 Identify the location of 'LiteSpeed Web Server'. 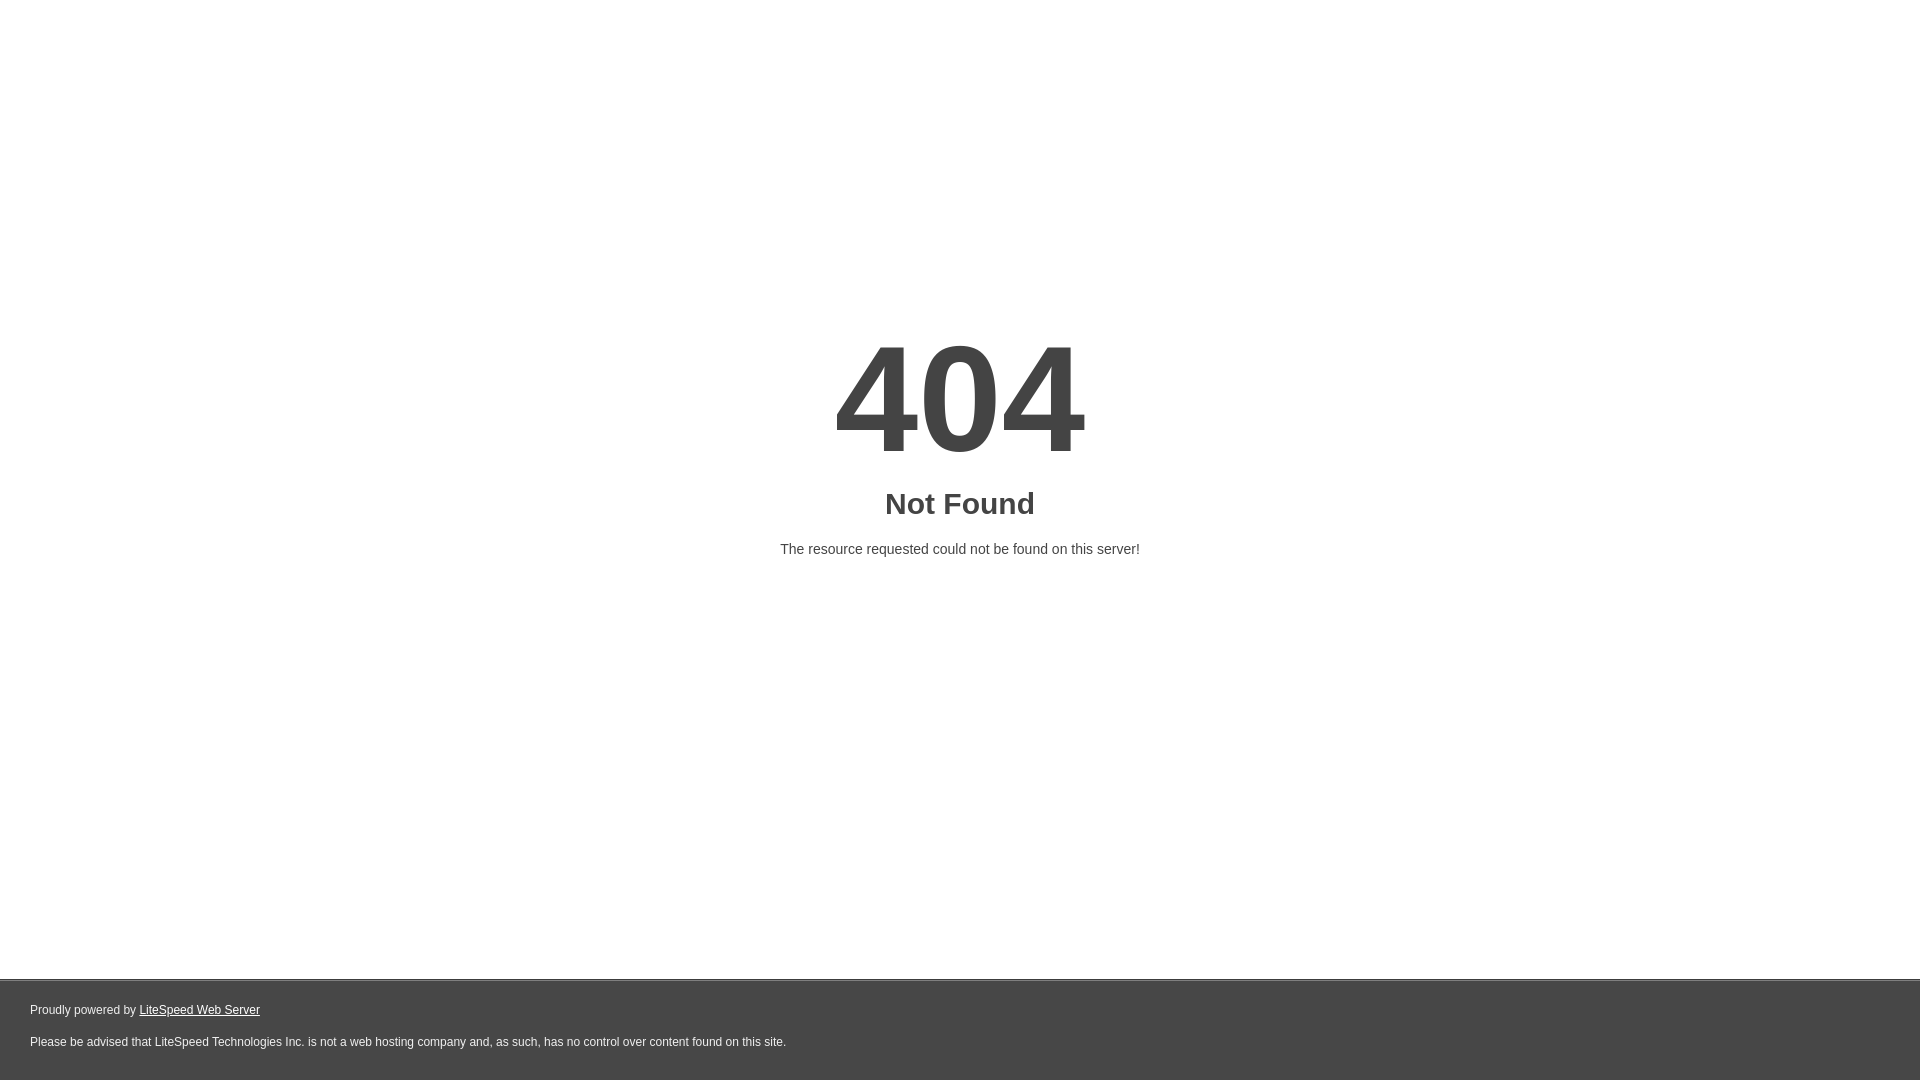
(199, 1010).